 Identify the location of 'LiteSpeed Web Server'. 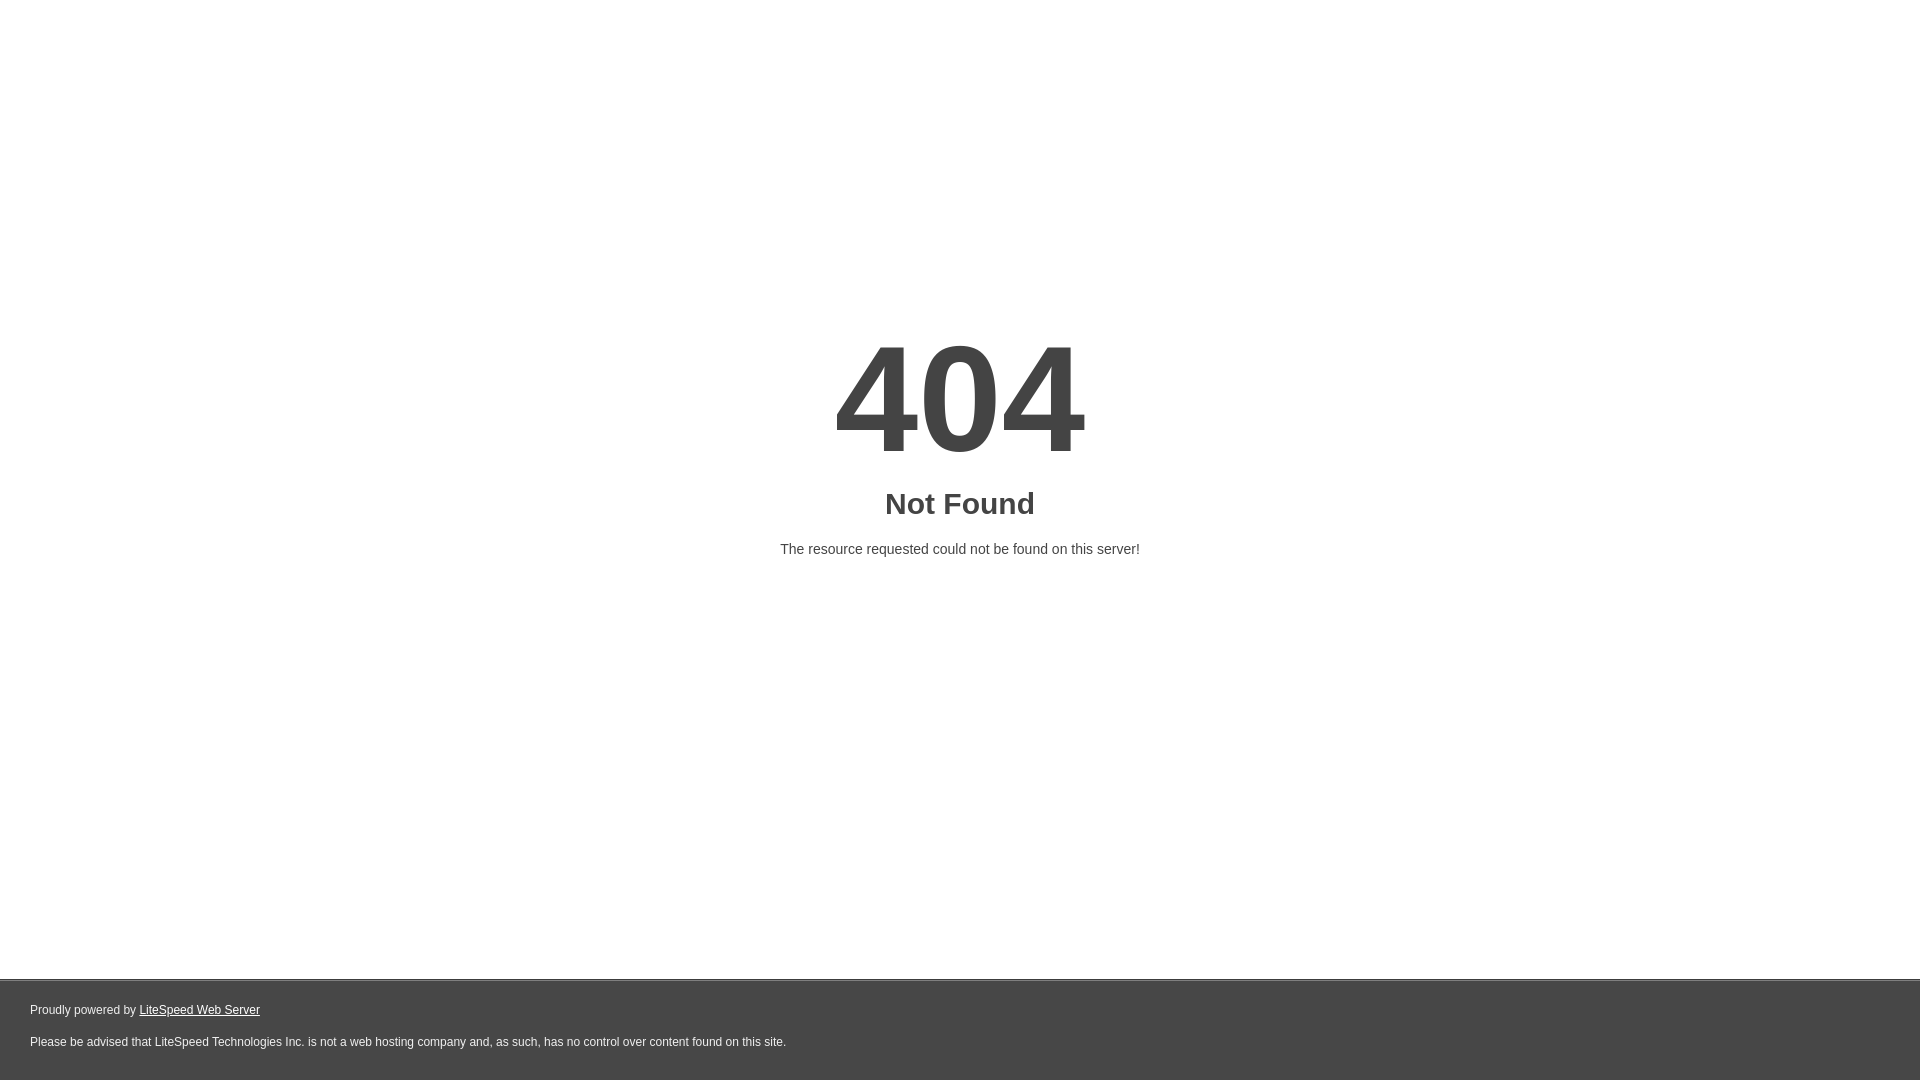
(199, 1010).